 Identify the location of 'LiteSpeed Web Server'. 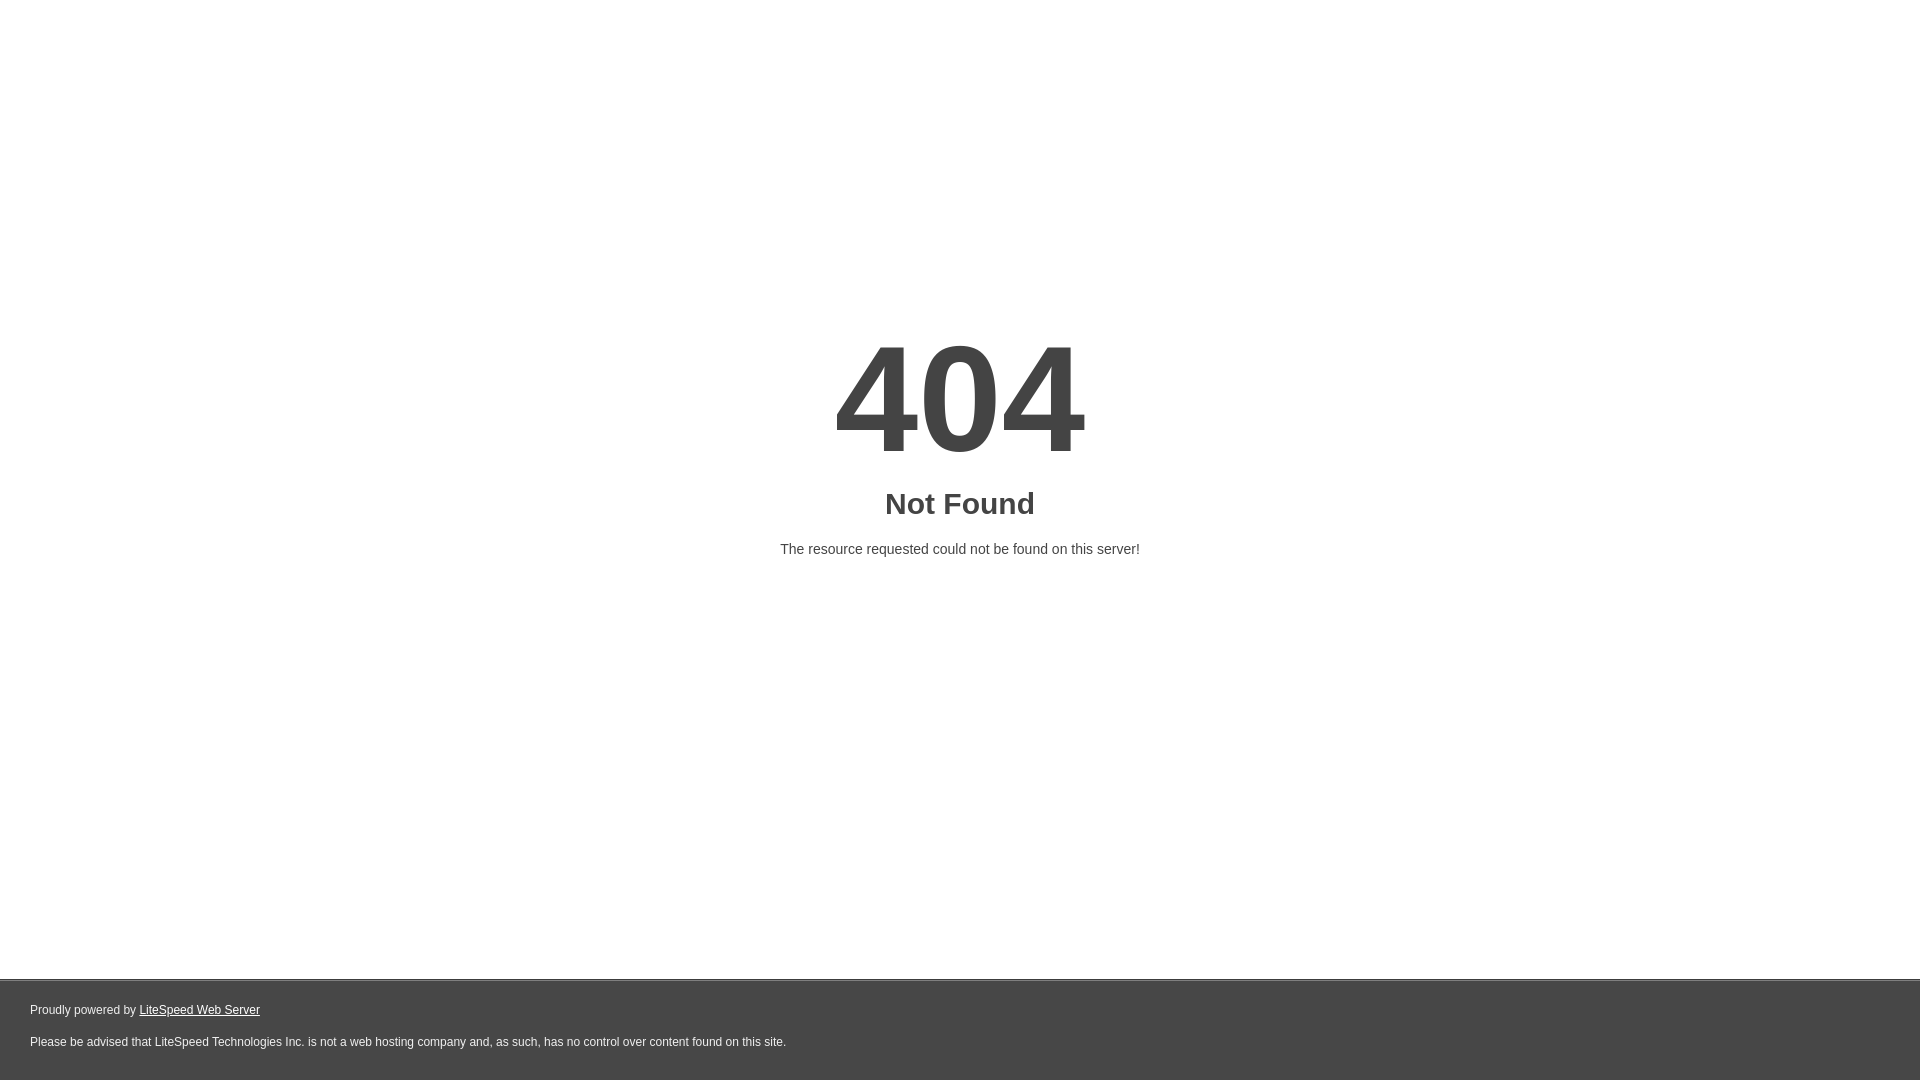
(199, 1010).